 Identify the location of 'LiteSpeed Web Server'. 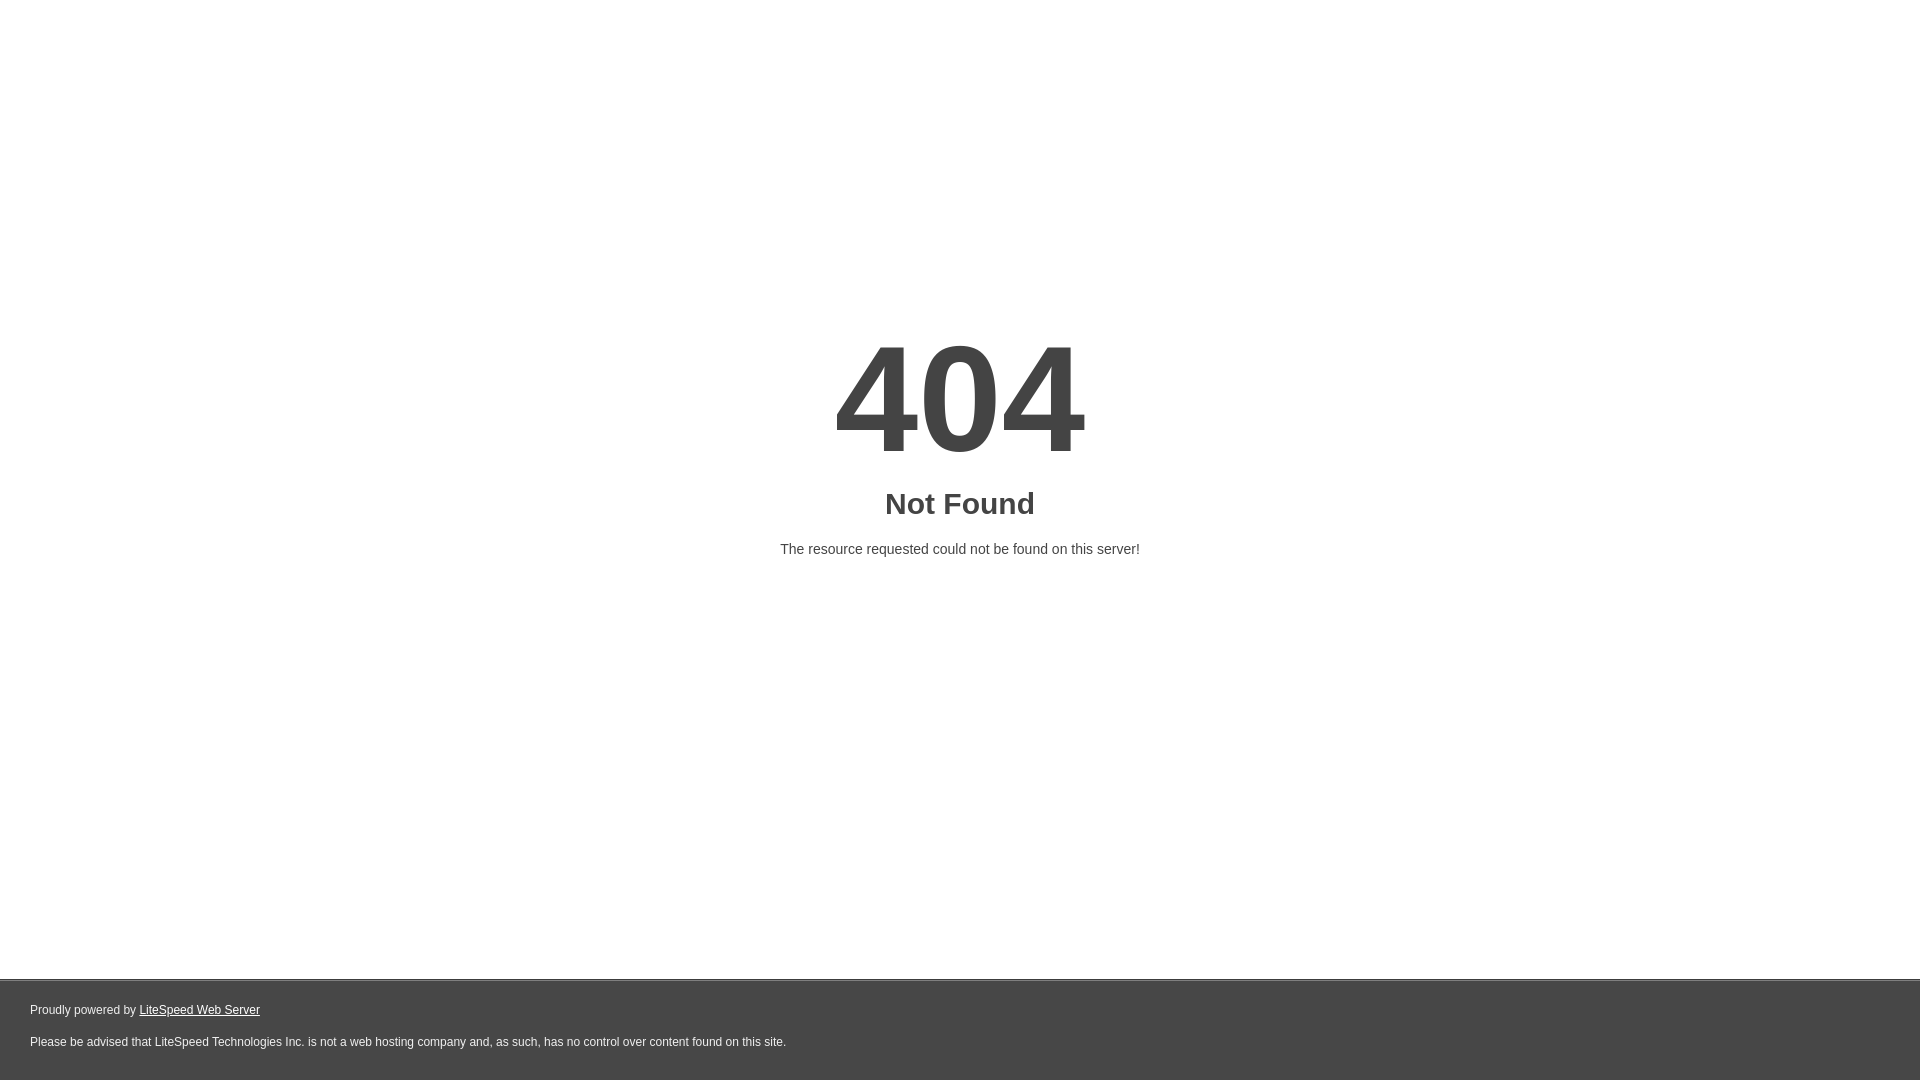
(199, 1010).